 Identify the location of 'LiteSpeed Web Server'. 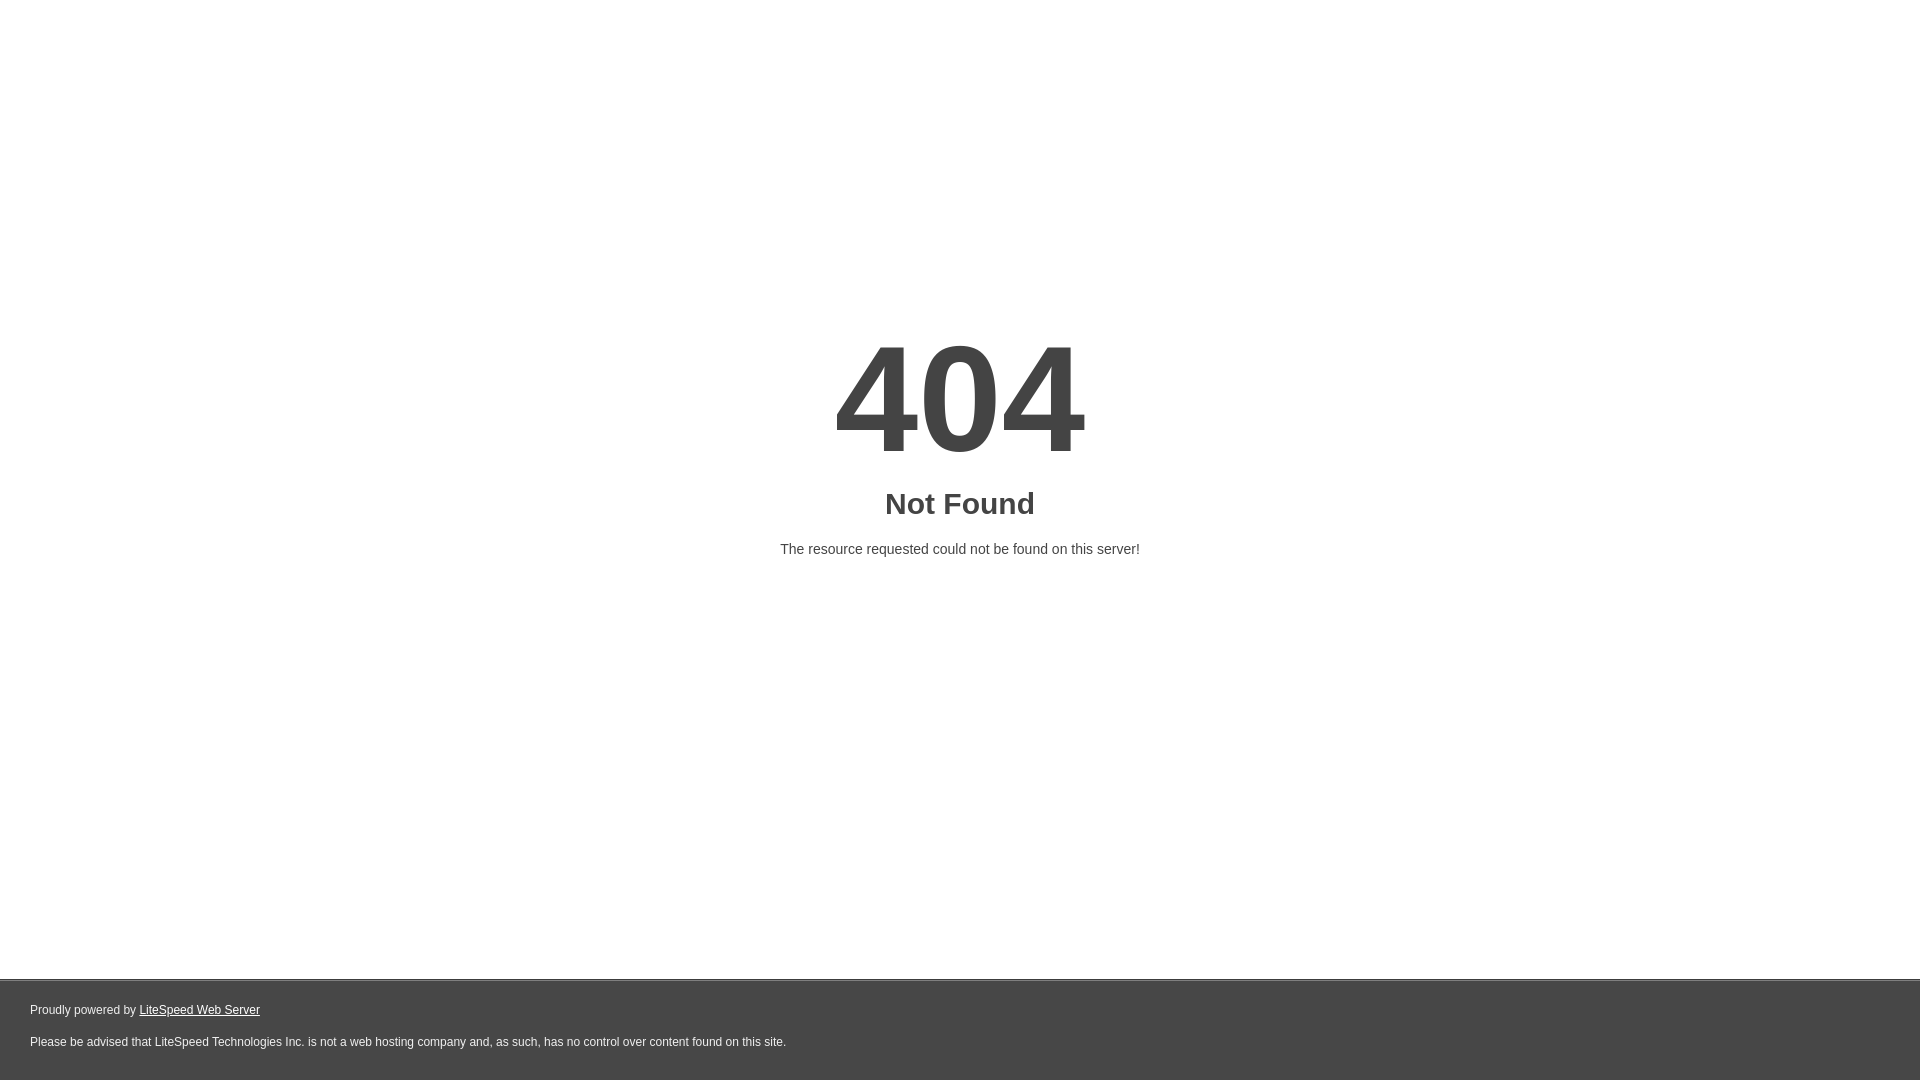
(199, 1010).